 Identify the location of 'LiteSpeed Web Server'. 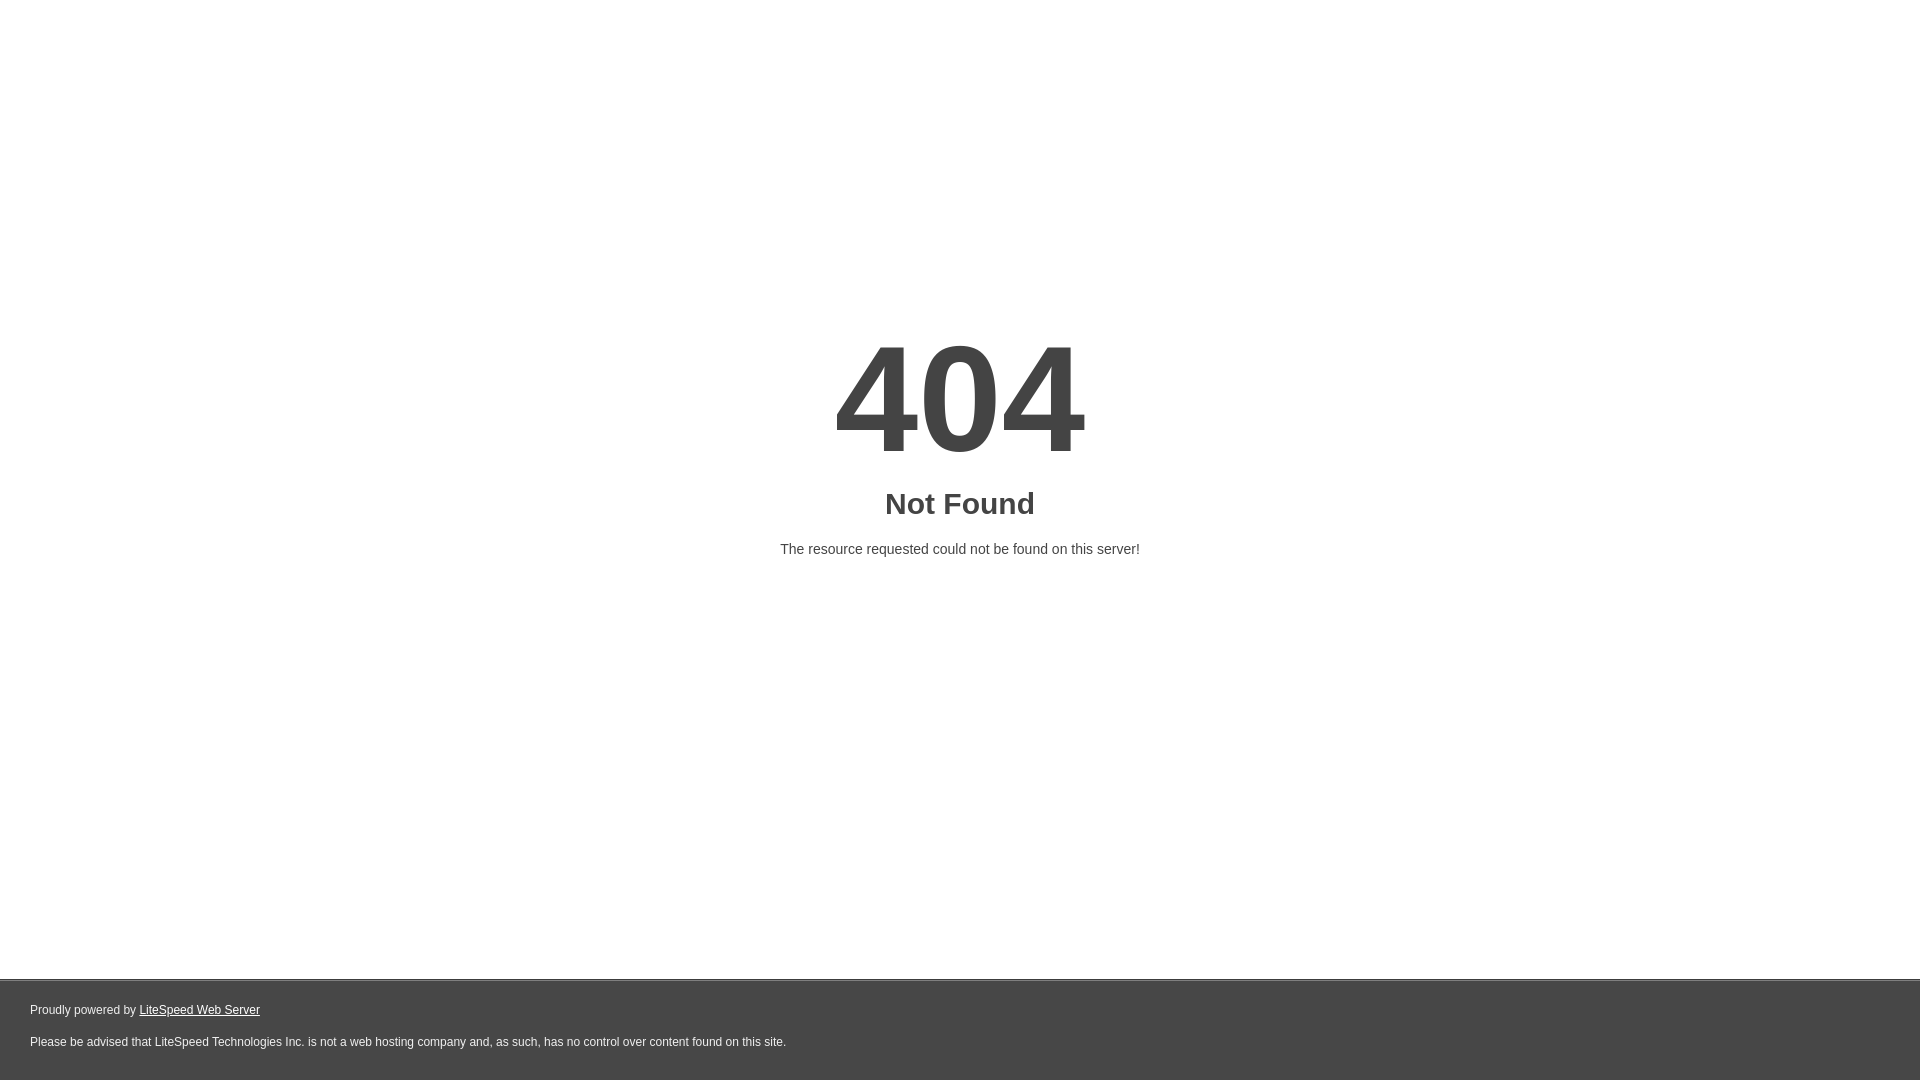
(199, 1010).